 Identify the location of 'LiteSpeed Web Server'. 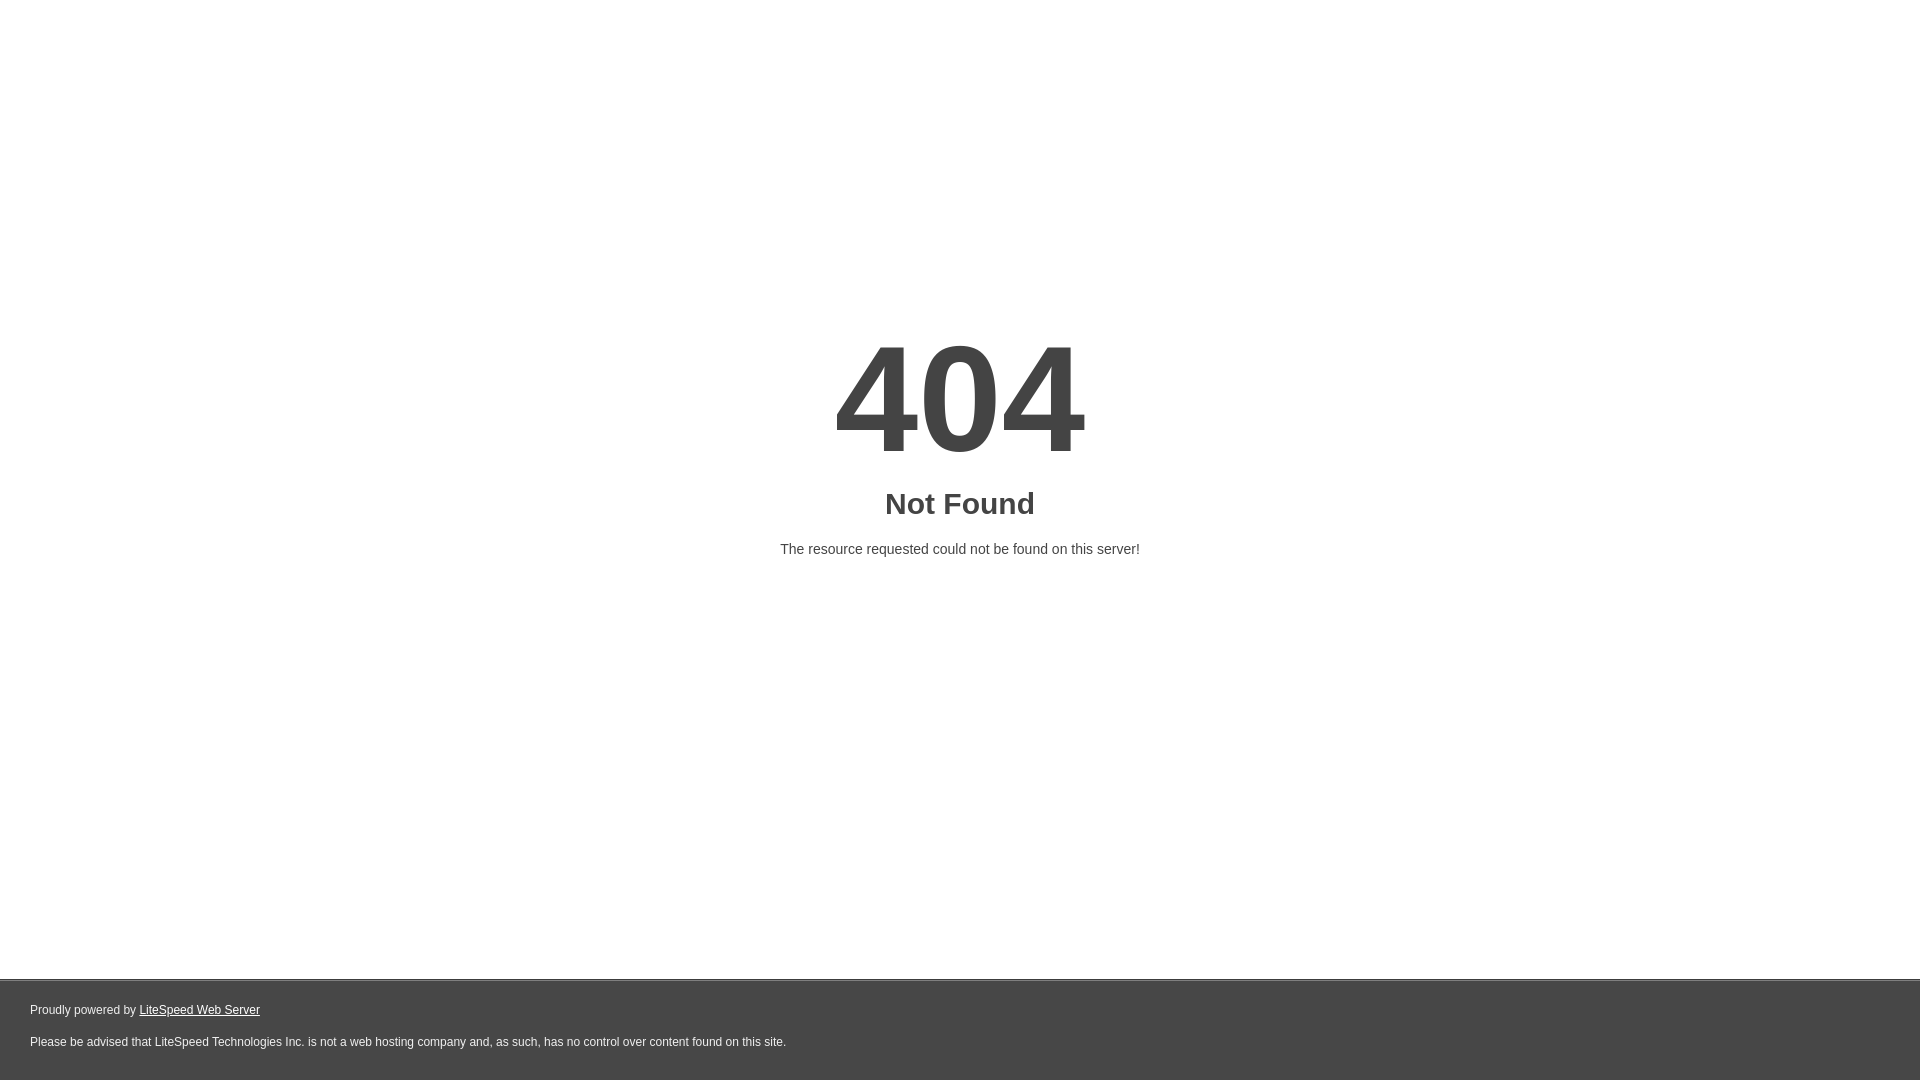
(199, 1010).